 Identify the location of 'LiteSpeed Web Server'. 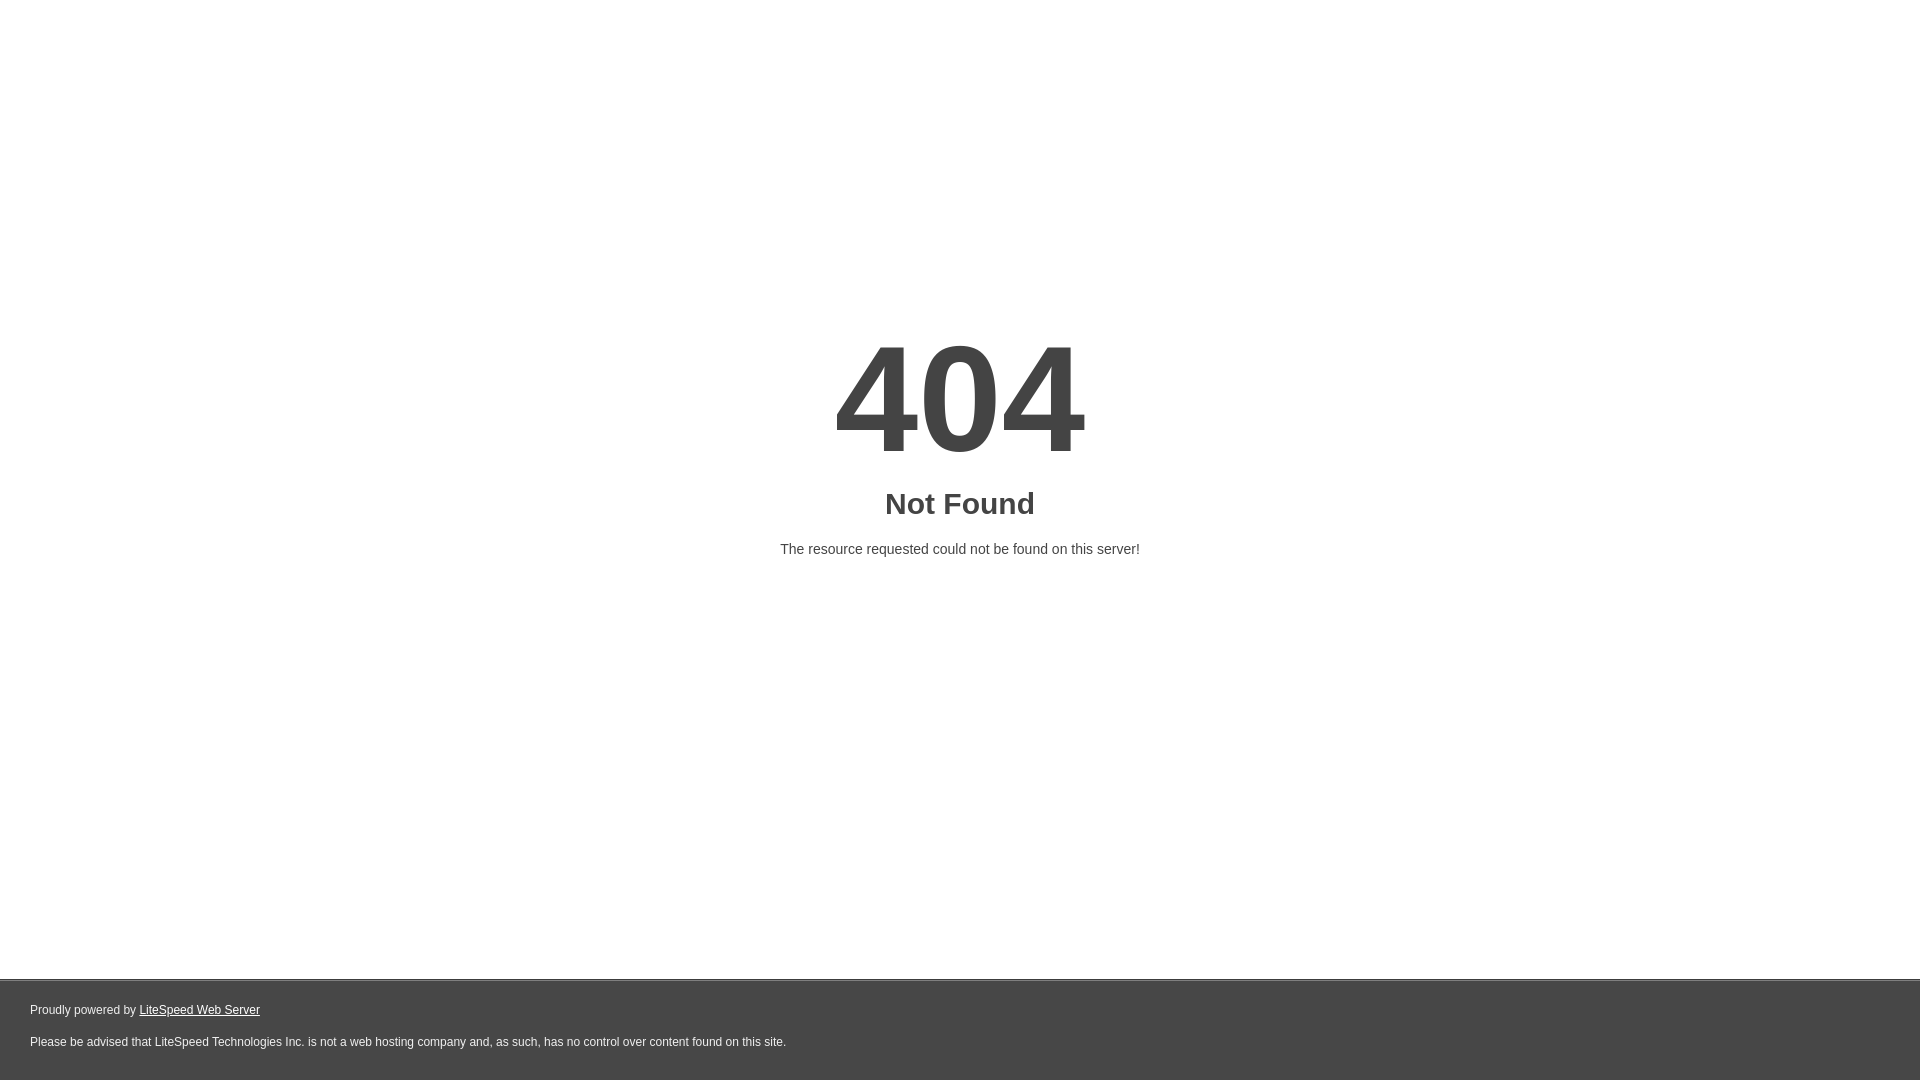
(199, 1010).